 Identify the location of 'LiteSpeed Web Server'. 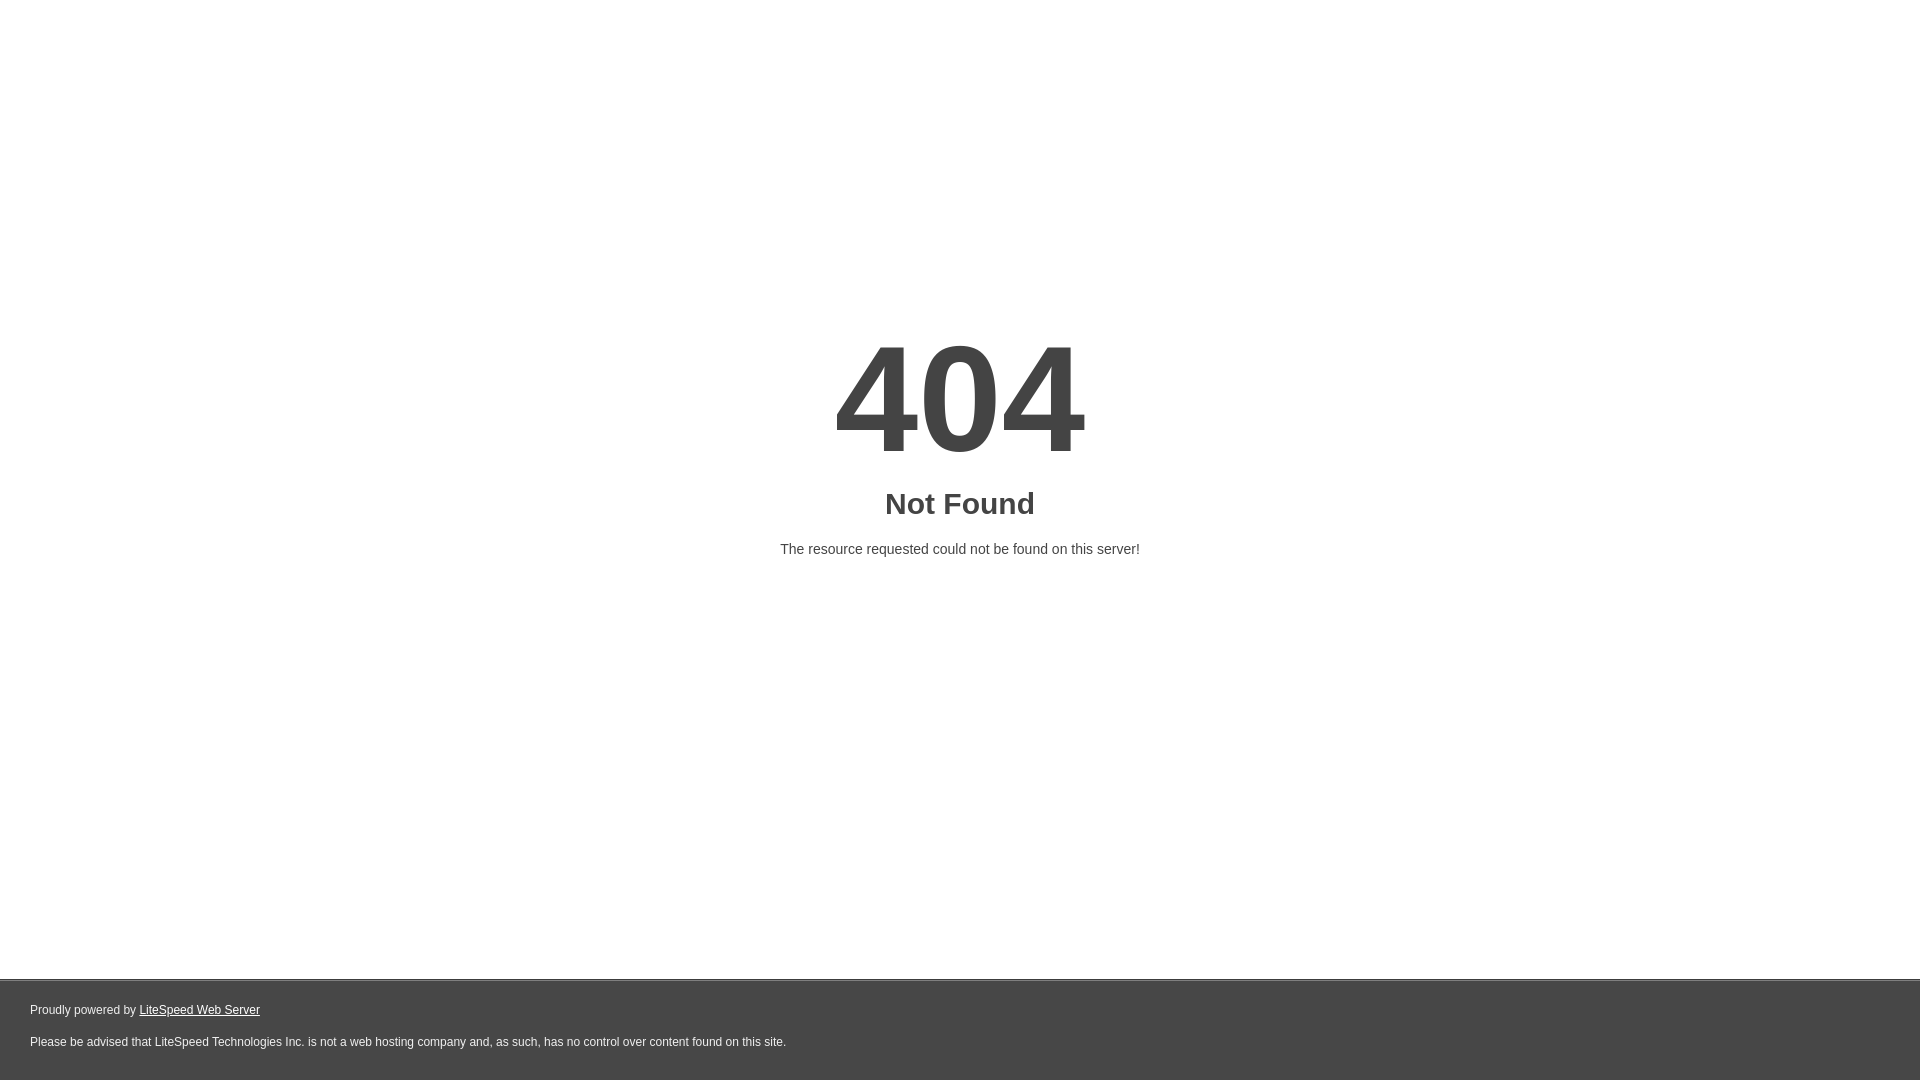
(199, 1010).